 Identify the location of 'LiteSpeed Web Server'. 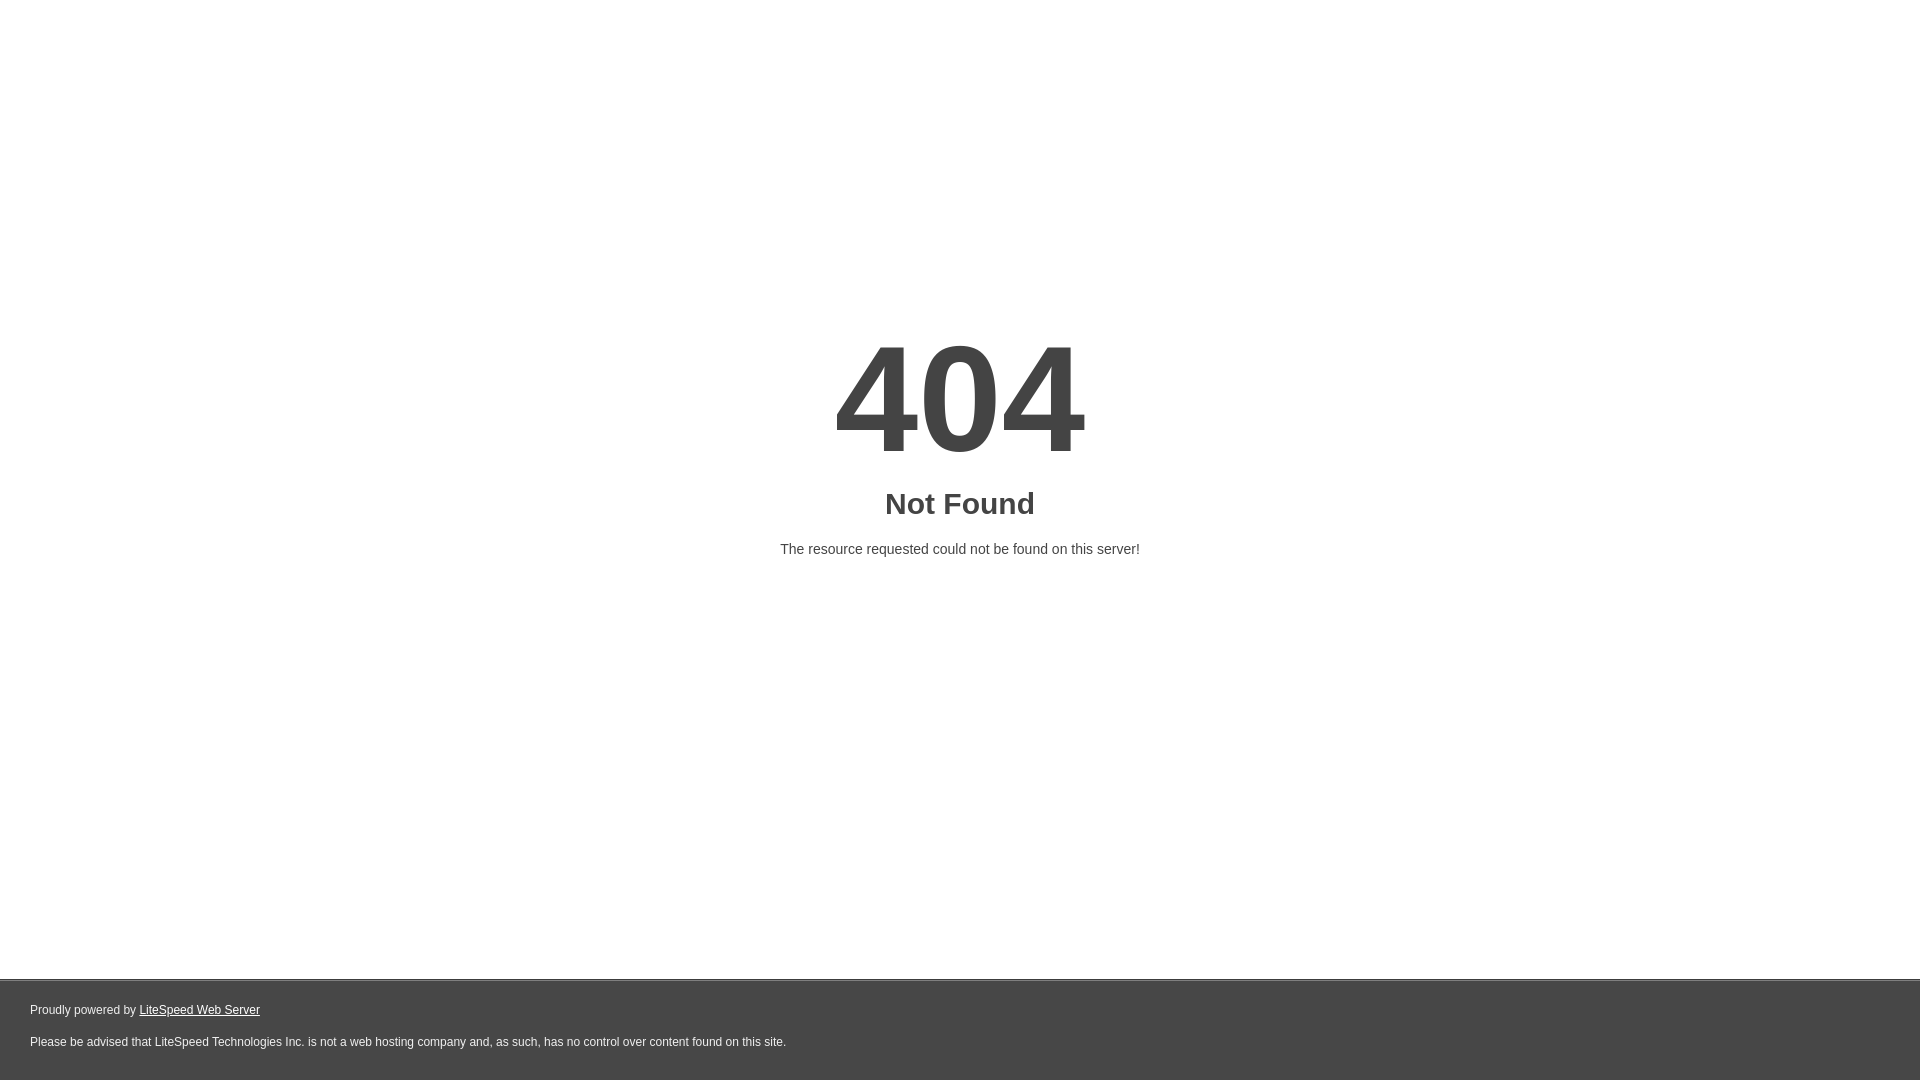
(199, 1010).